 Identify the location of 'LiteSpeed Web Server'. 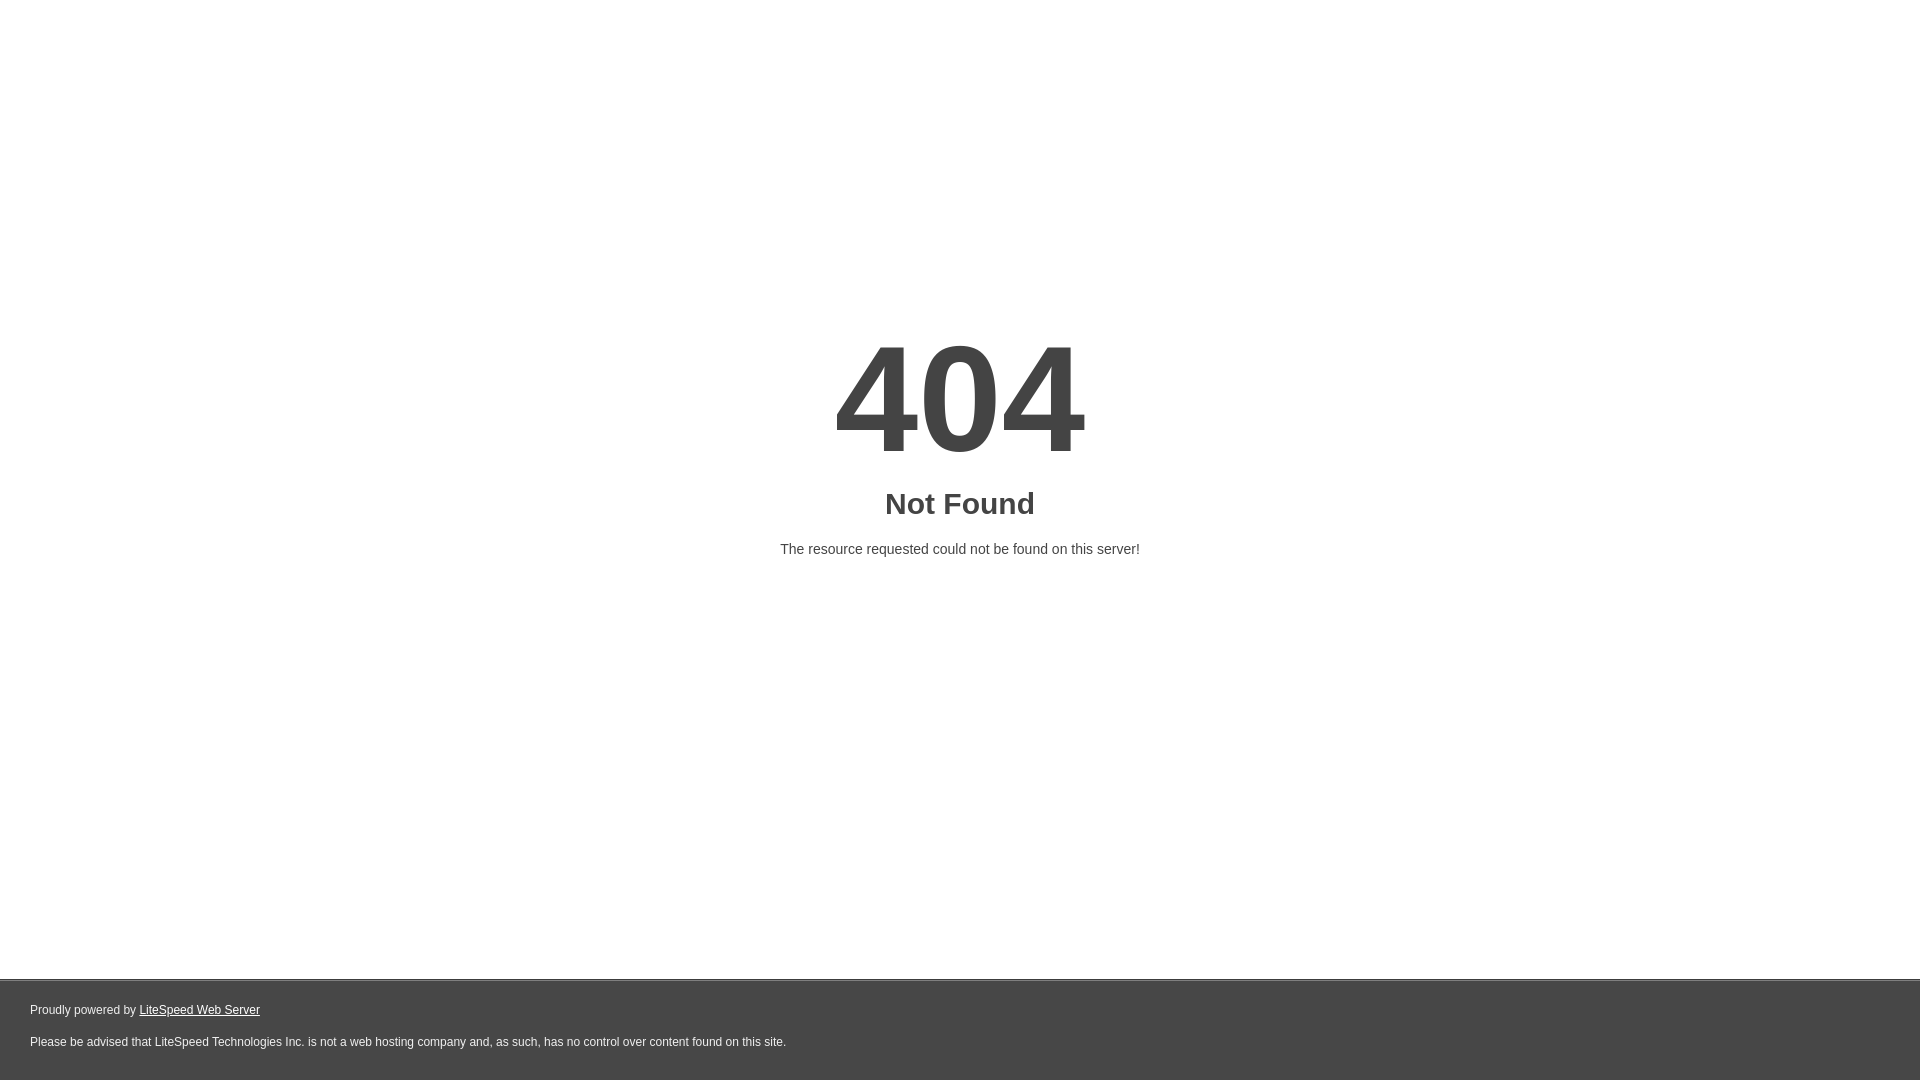
(199, 1010).